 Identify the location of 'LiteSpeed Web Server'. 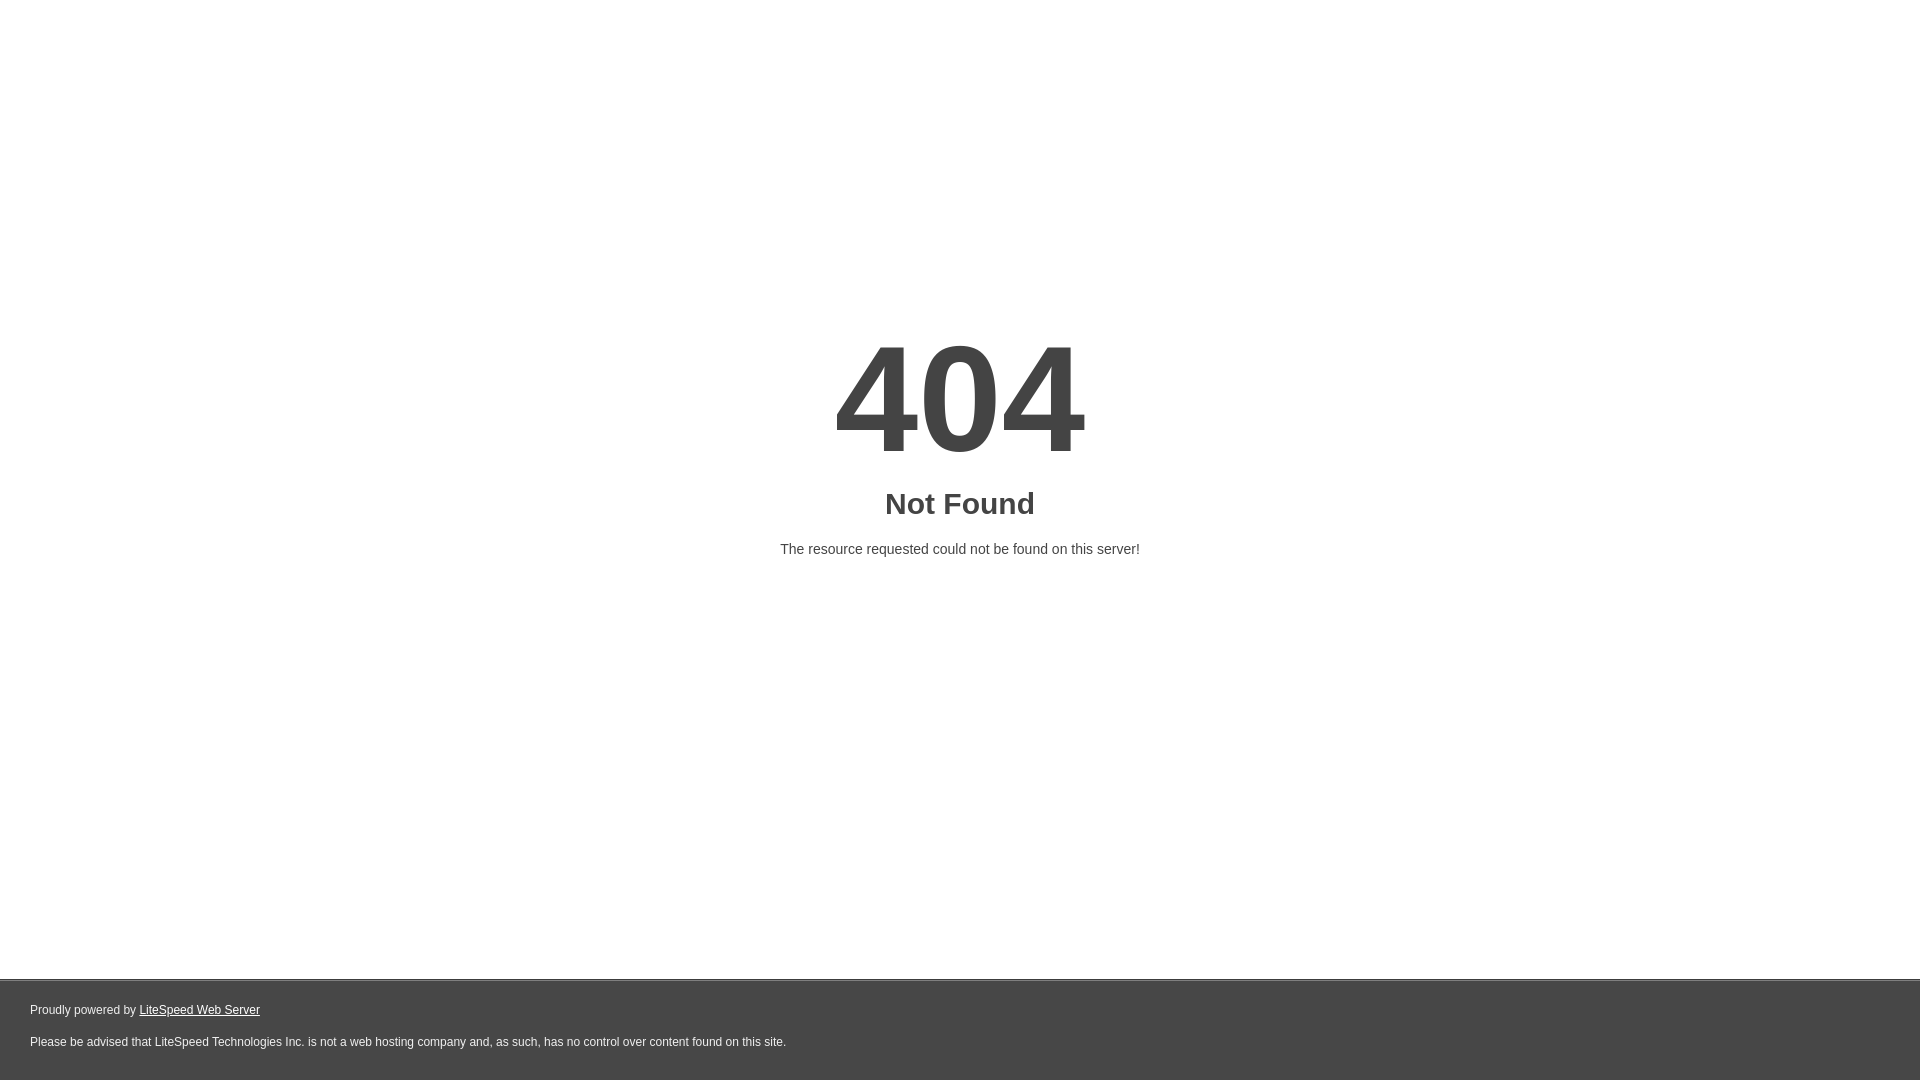
(199, 1010).